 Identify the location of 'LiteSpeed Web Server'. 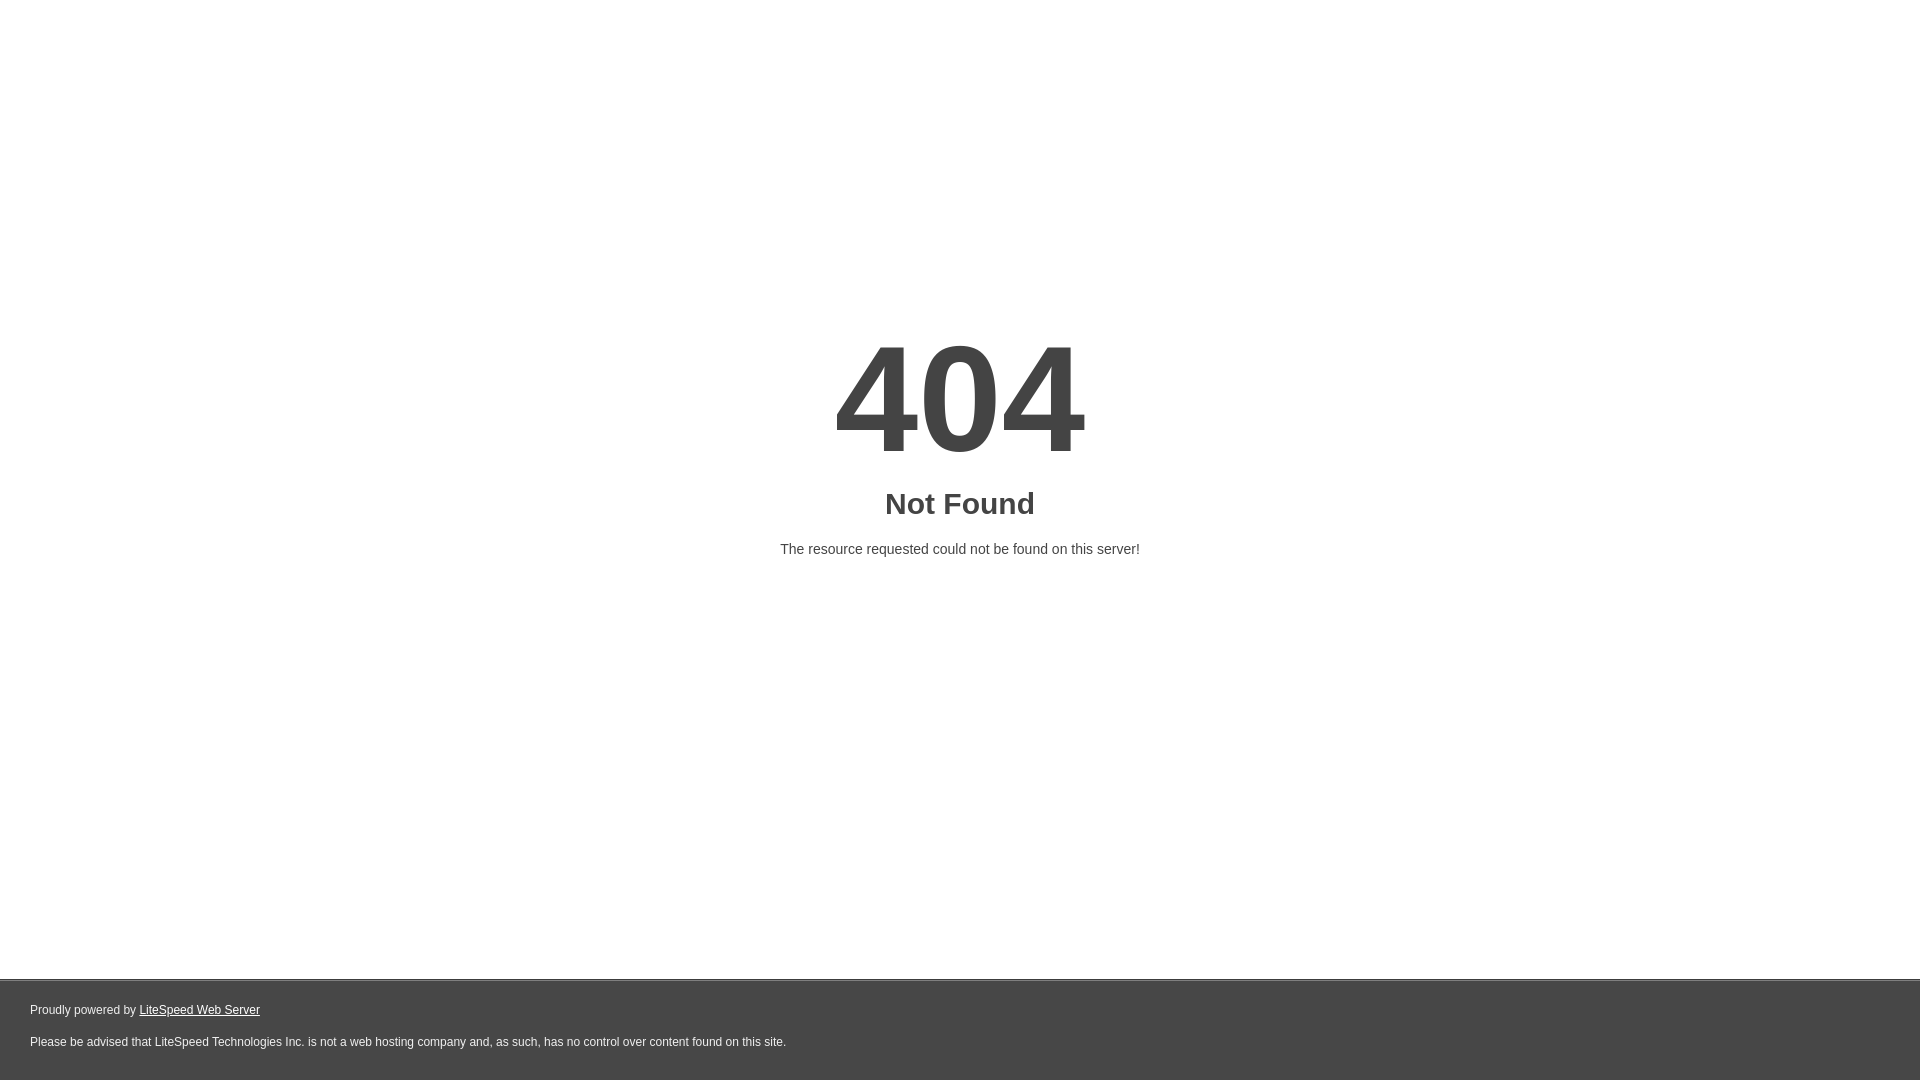
(199, 1010).